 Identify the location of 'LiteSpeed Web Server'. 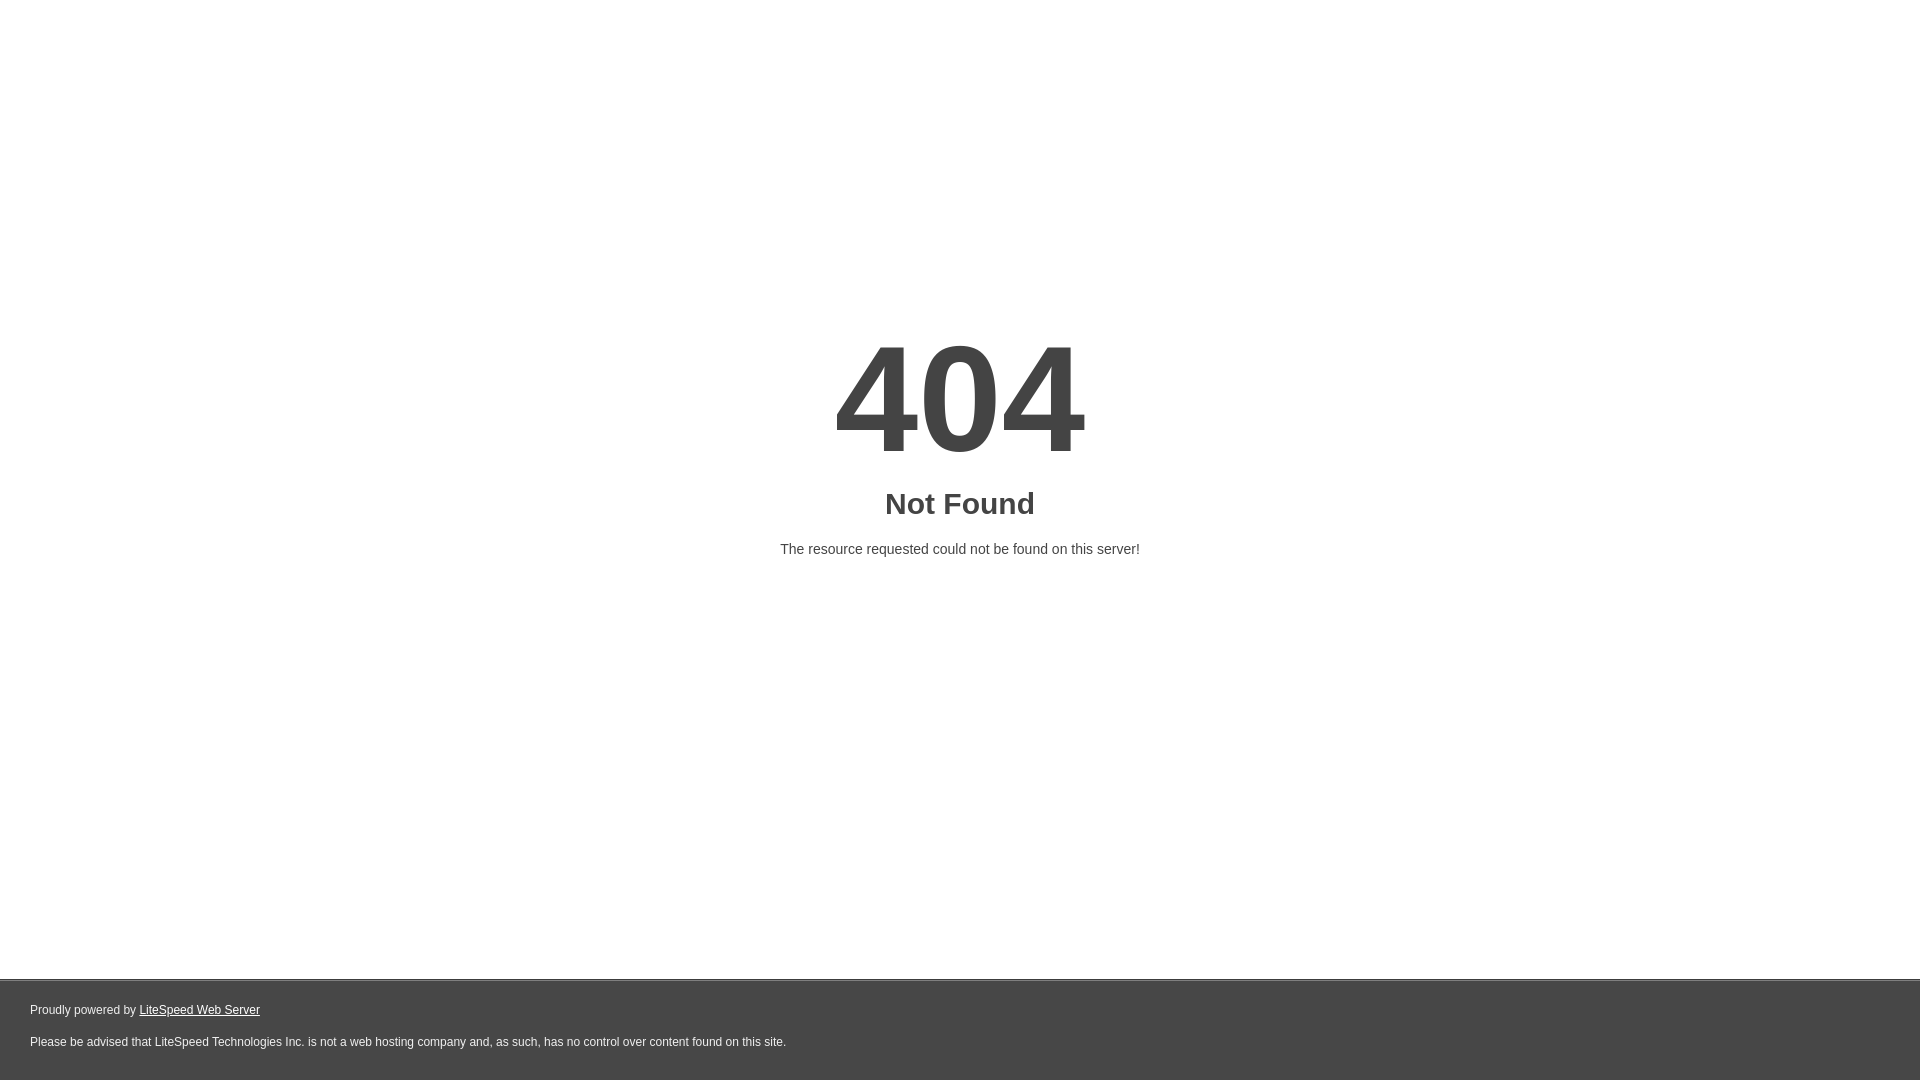
(199, 1010).